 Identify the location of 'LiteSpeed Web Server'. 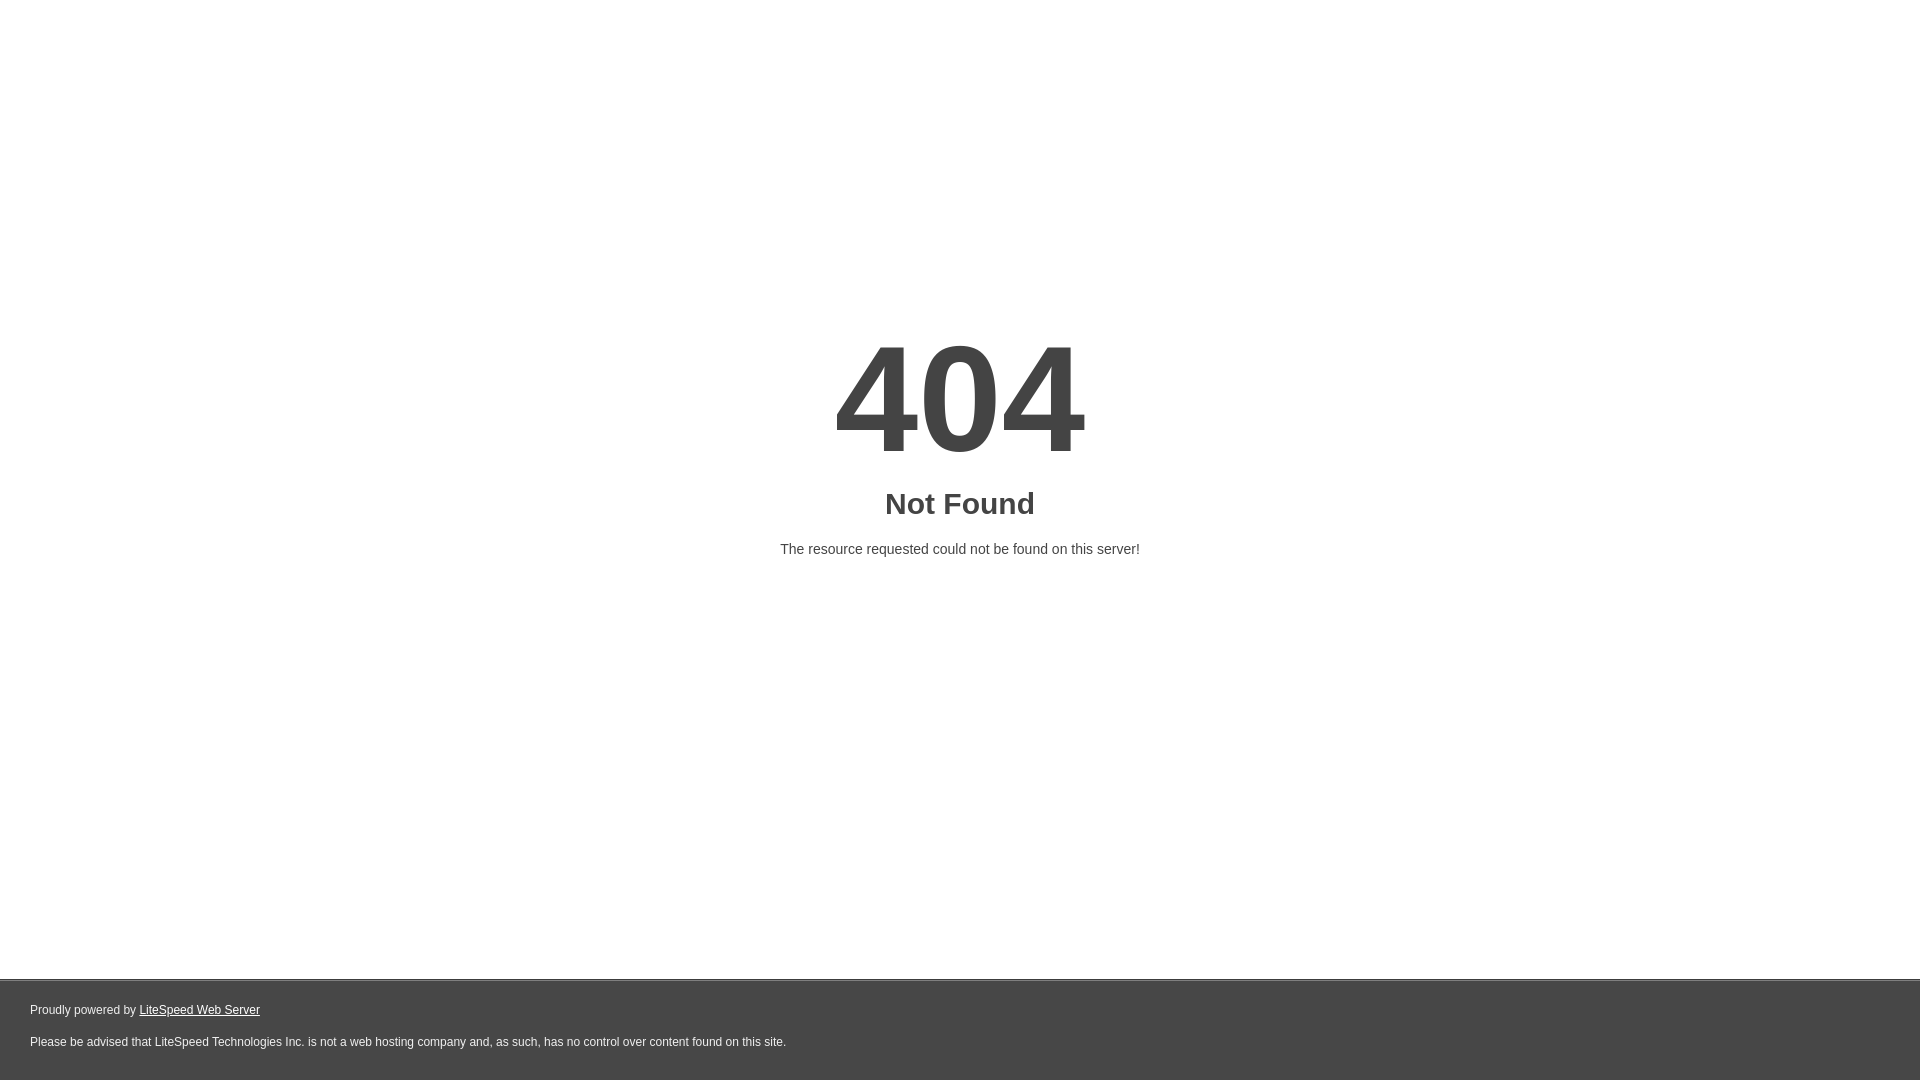
(199, 1010).